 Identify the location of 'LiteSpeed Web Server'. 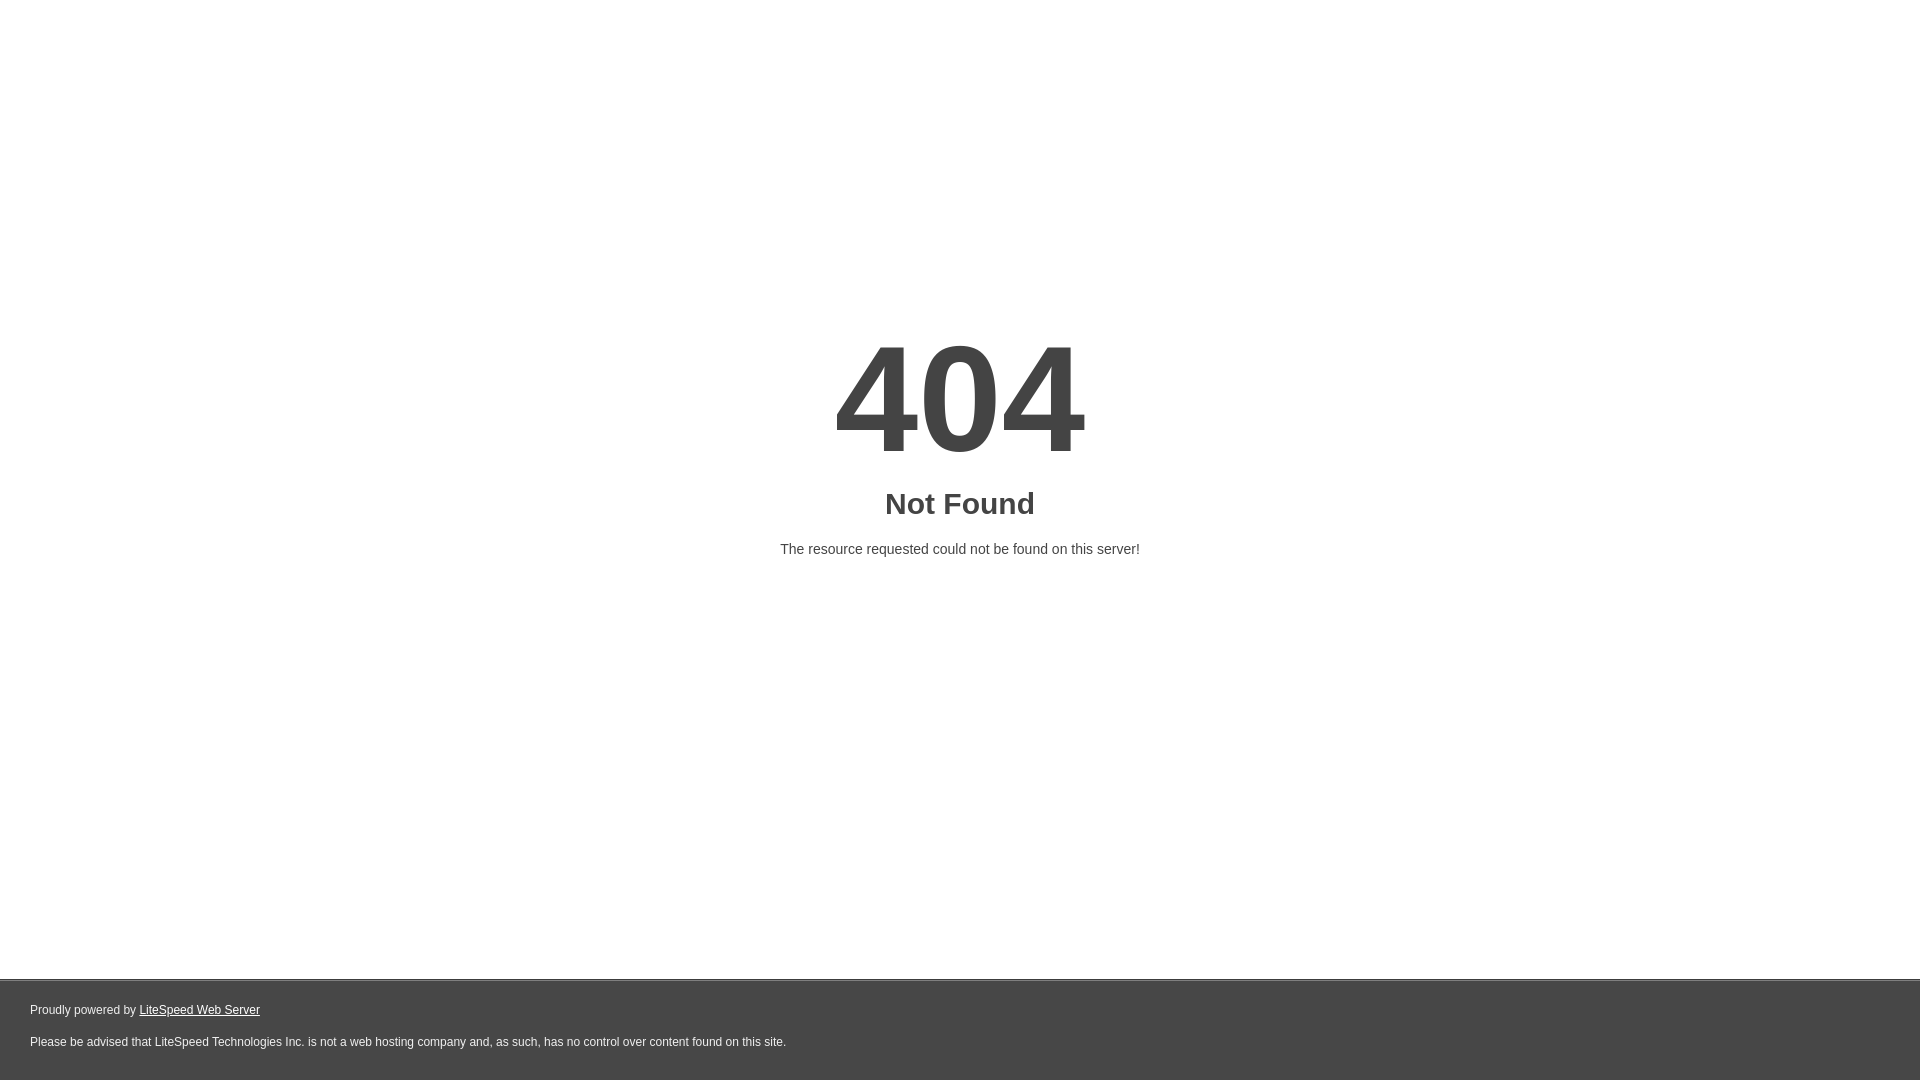
(199, 1010).